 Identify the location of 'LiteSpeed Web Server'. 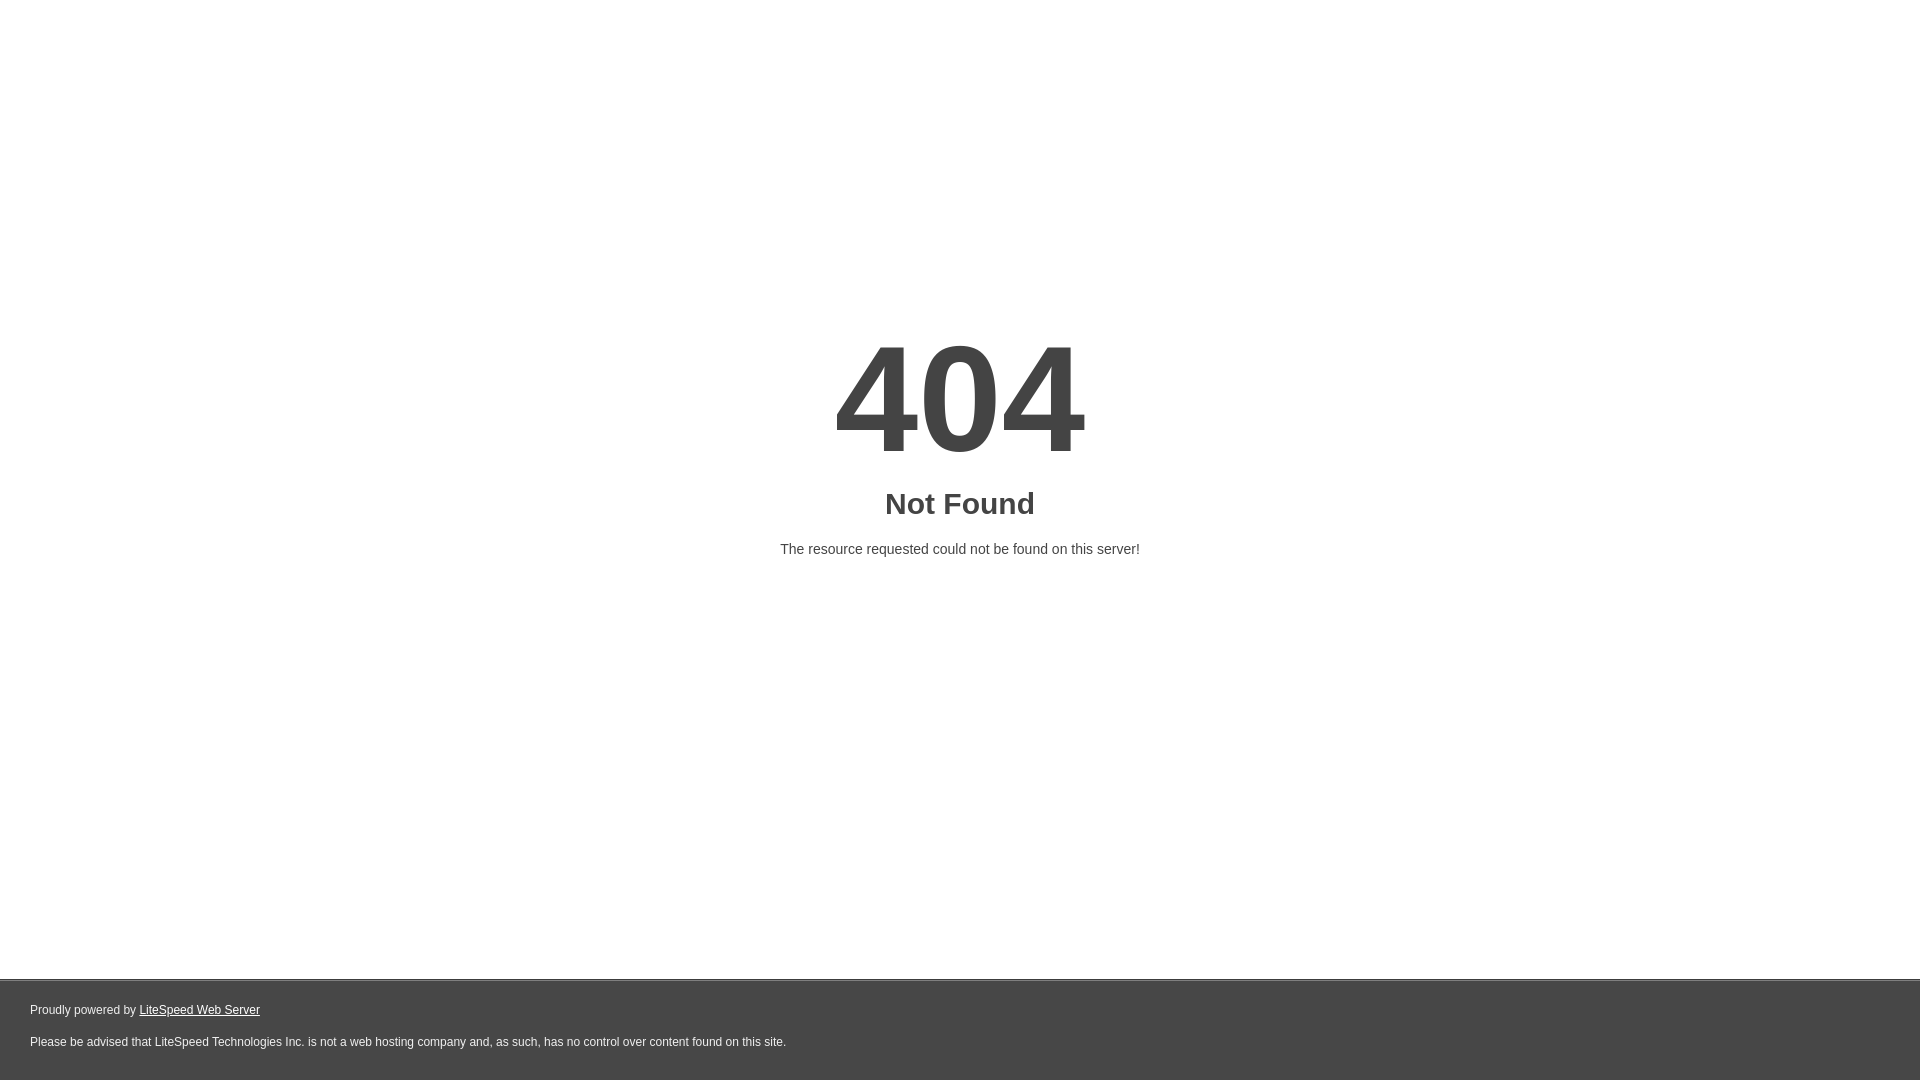
(199, 1010).